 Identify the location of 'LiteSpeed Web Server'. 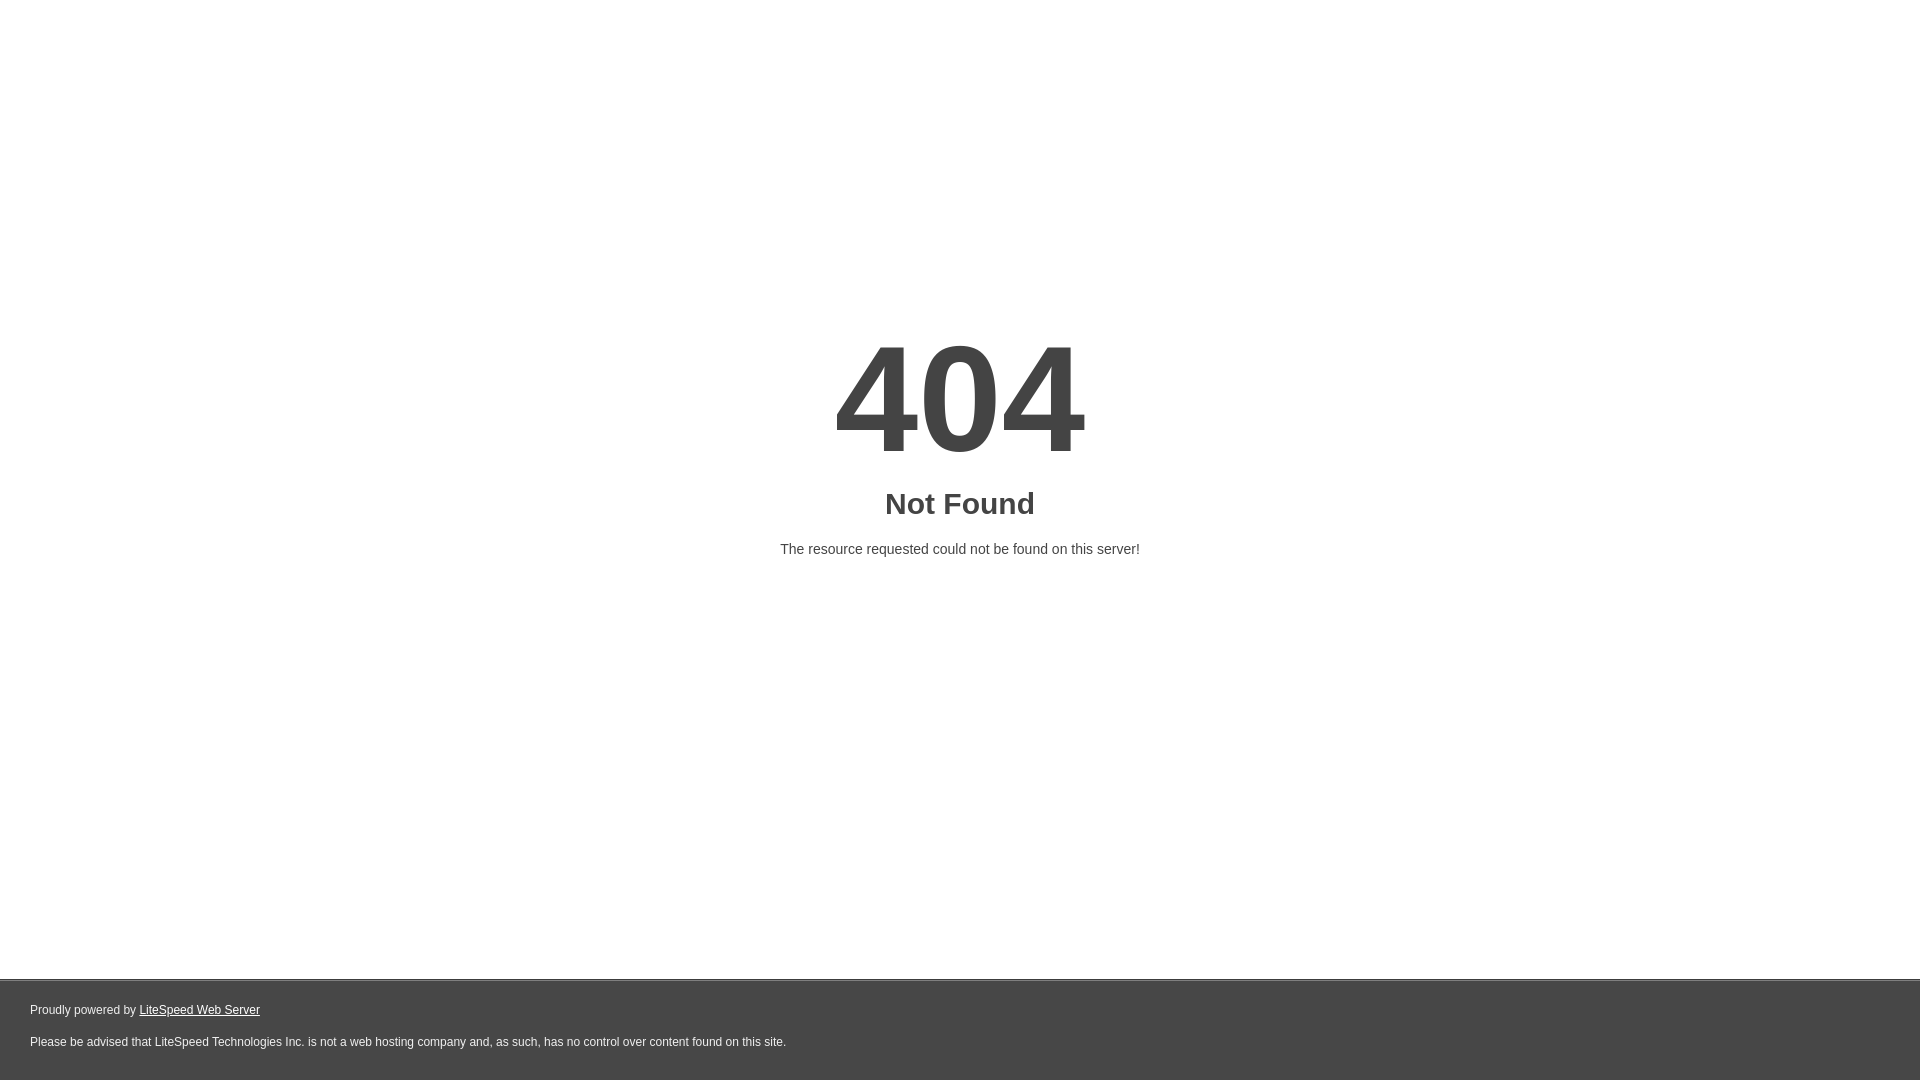
(199, 1010).